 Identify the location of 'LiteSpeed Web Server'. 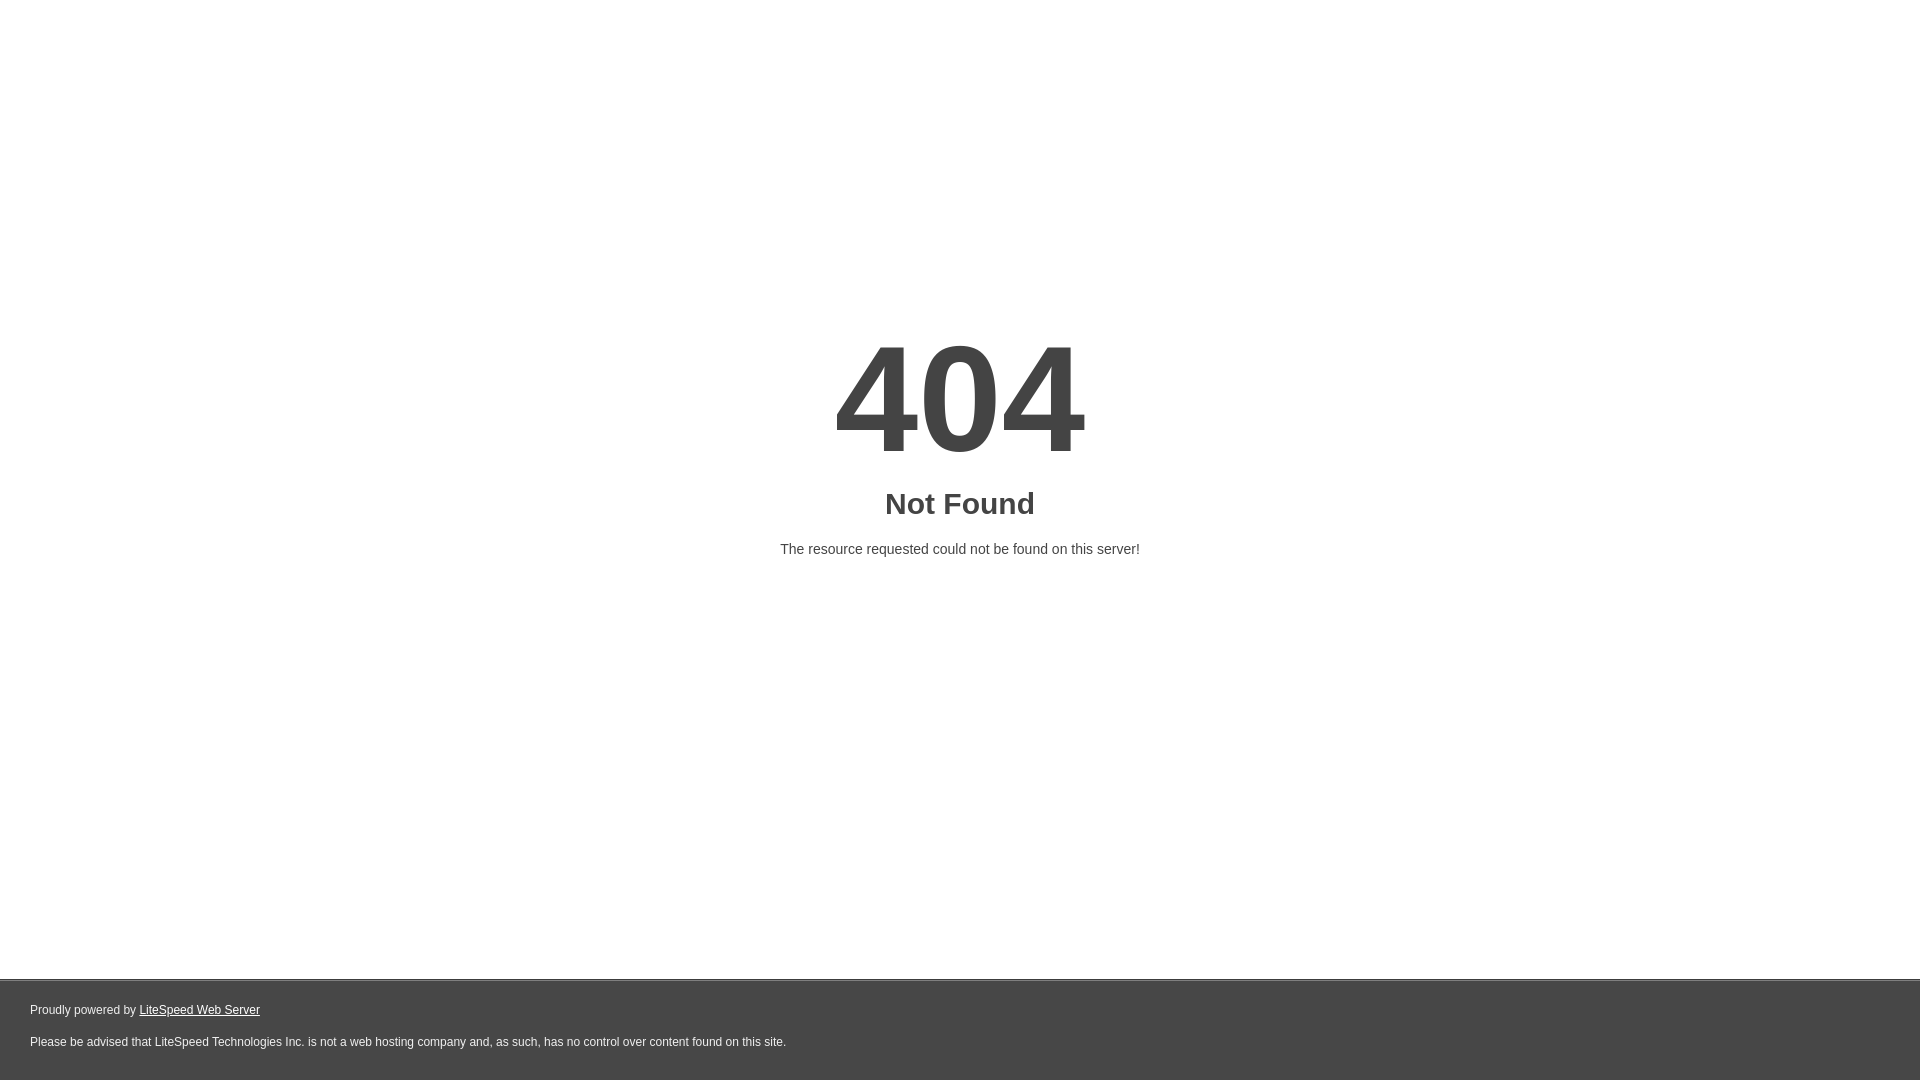
(199, 1010).